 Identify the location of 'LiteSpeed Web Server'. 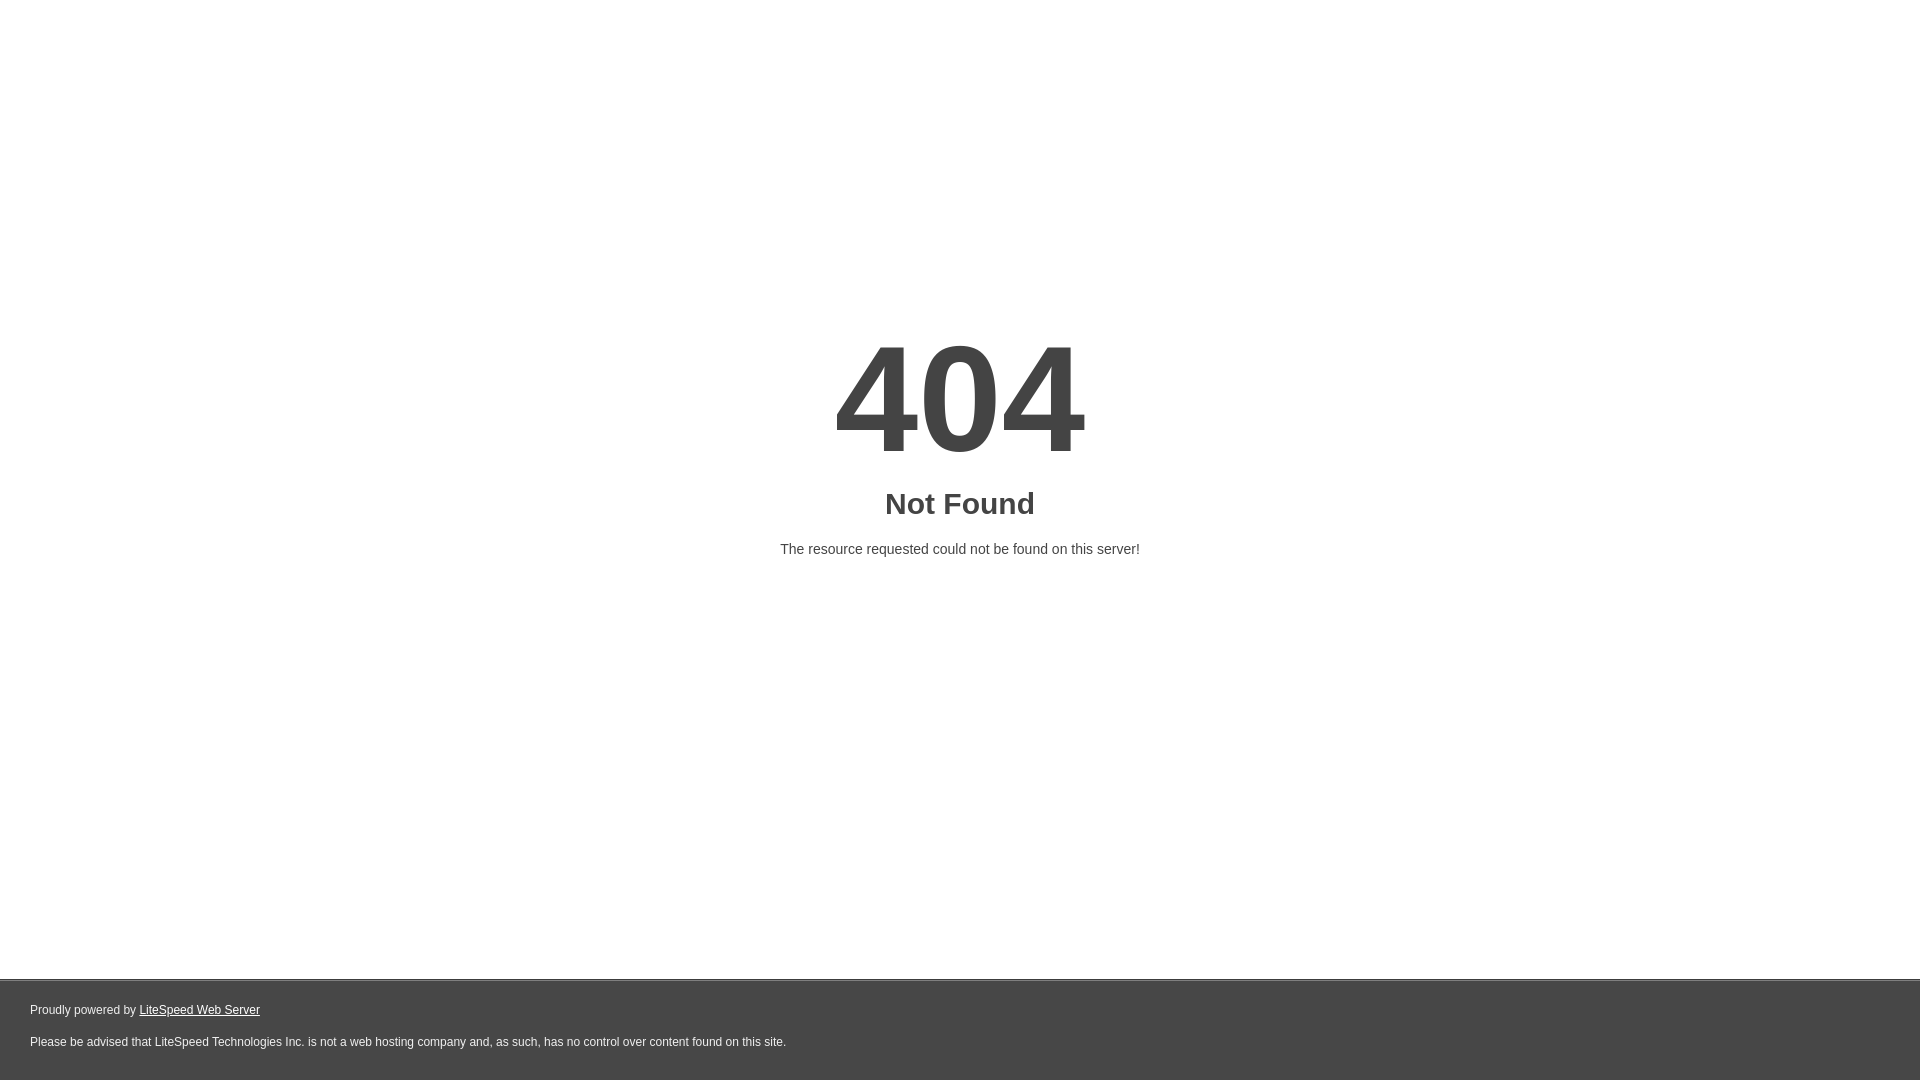
(199, 1010).